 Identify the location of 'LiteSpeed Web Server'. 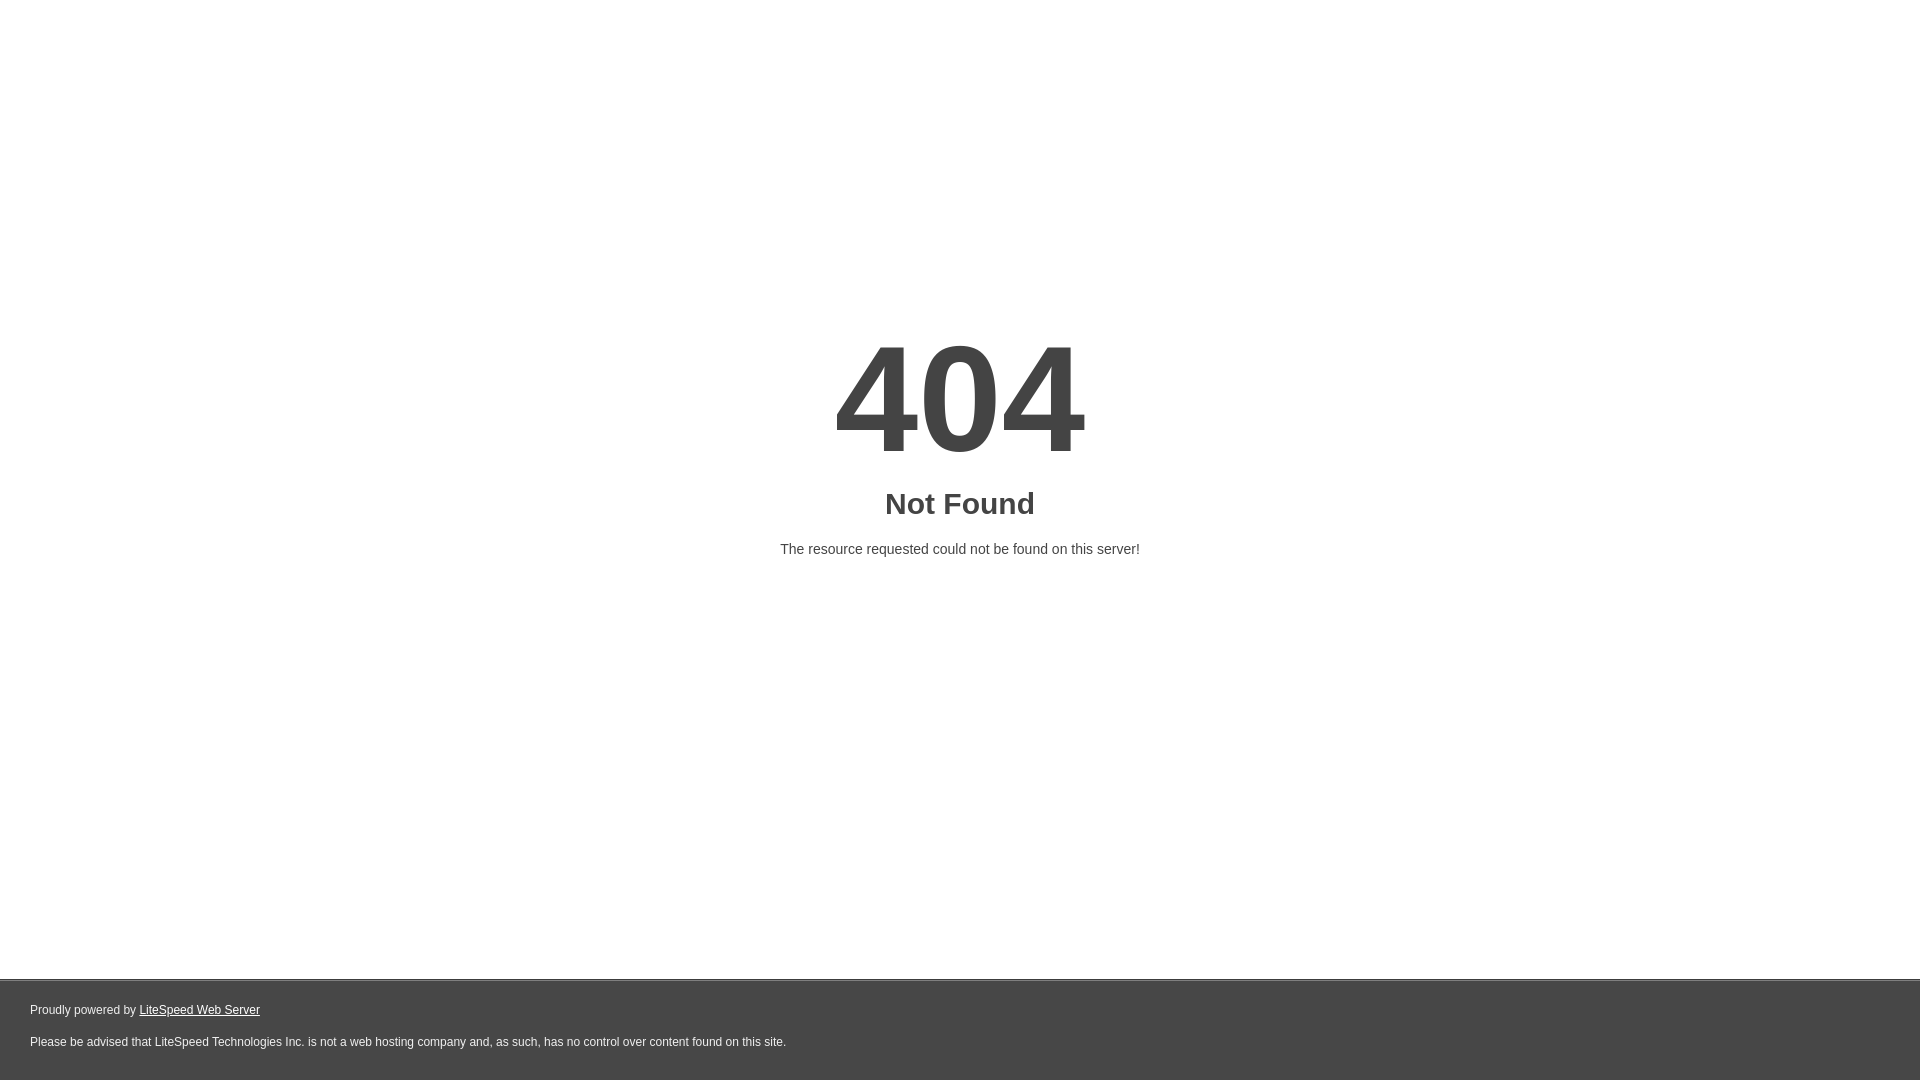
(199, 1010).